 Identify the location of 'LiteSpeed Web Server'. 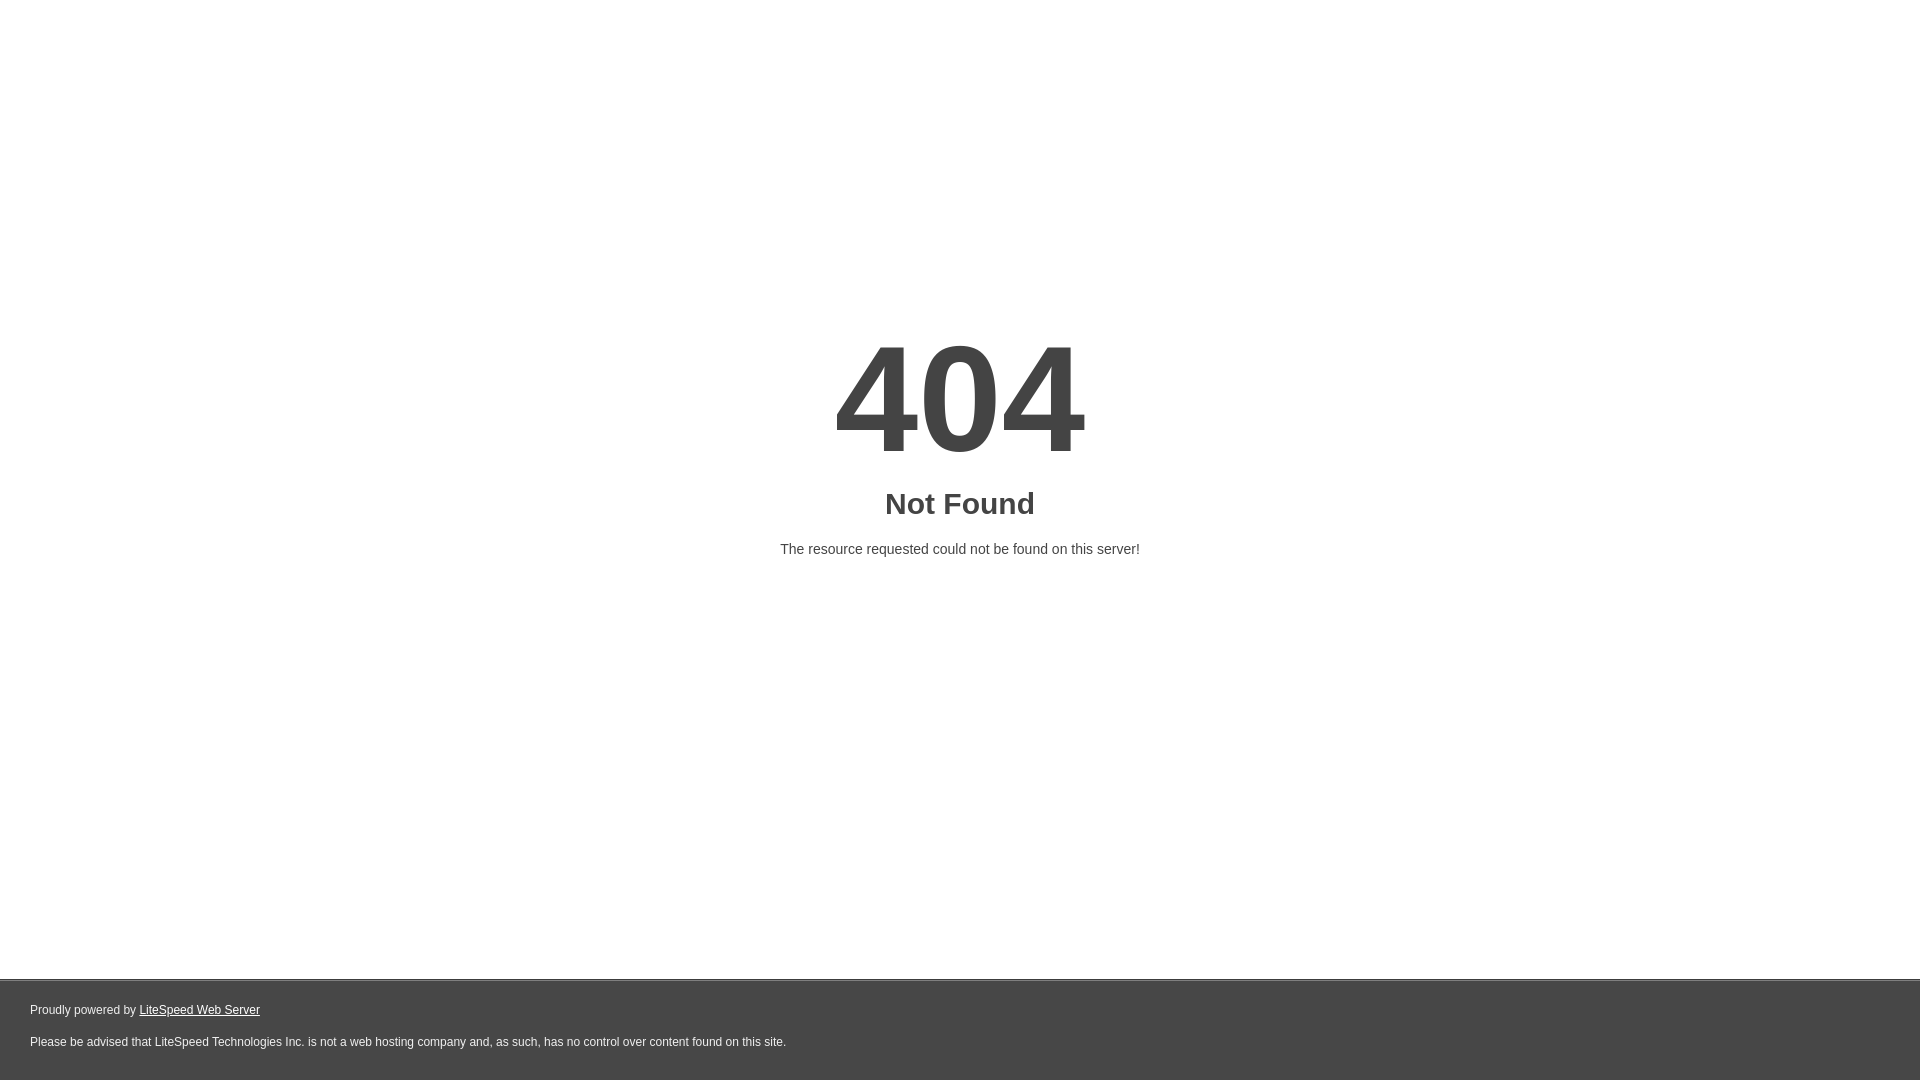
(199, 1010).